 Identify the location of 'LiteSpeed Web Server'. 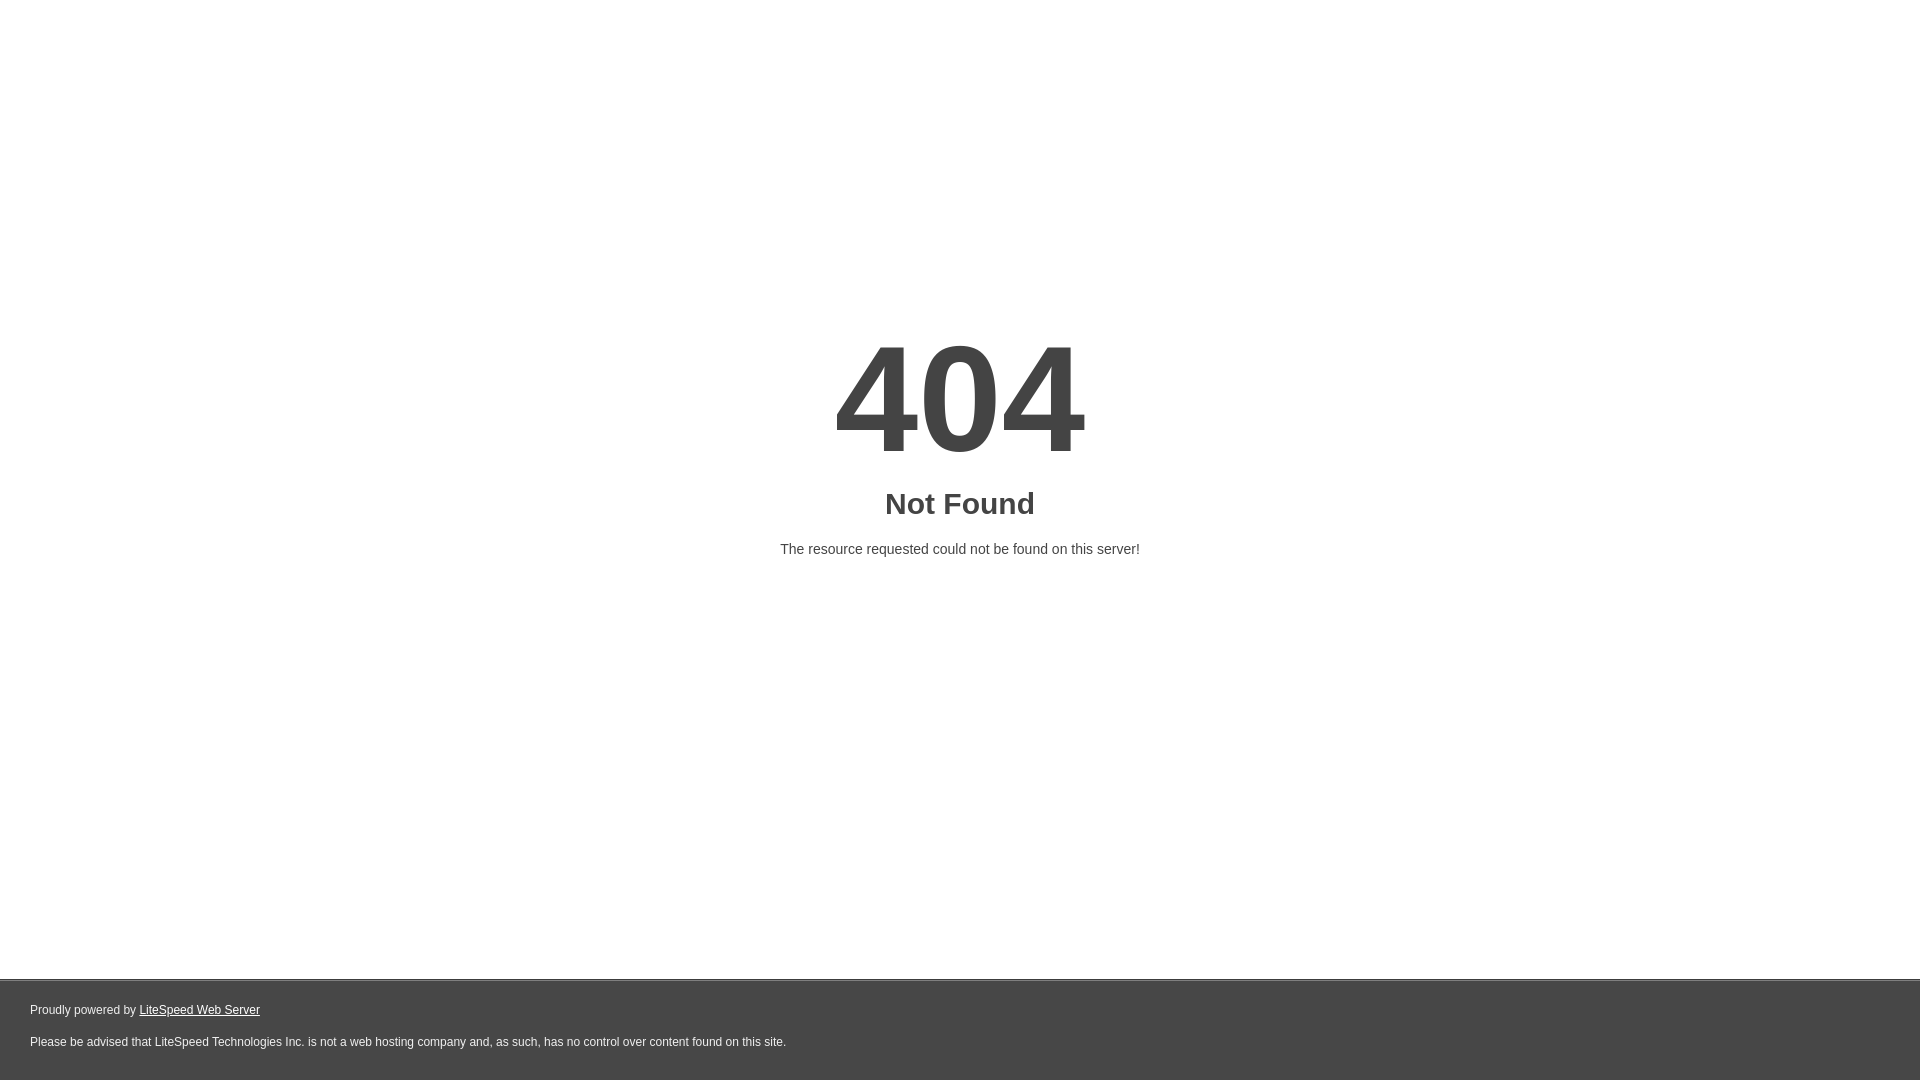
(199, 1010).